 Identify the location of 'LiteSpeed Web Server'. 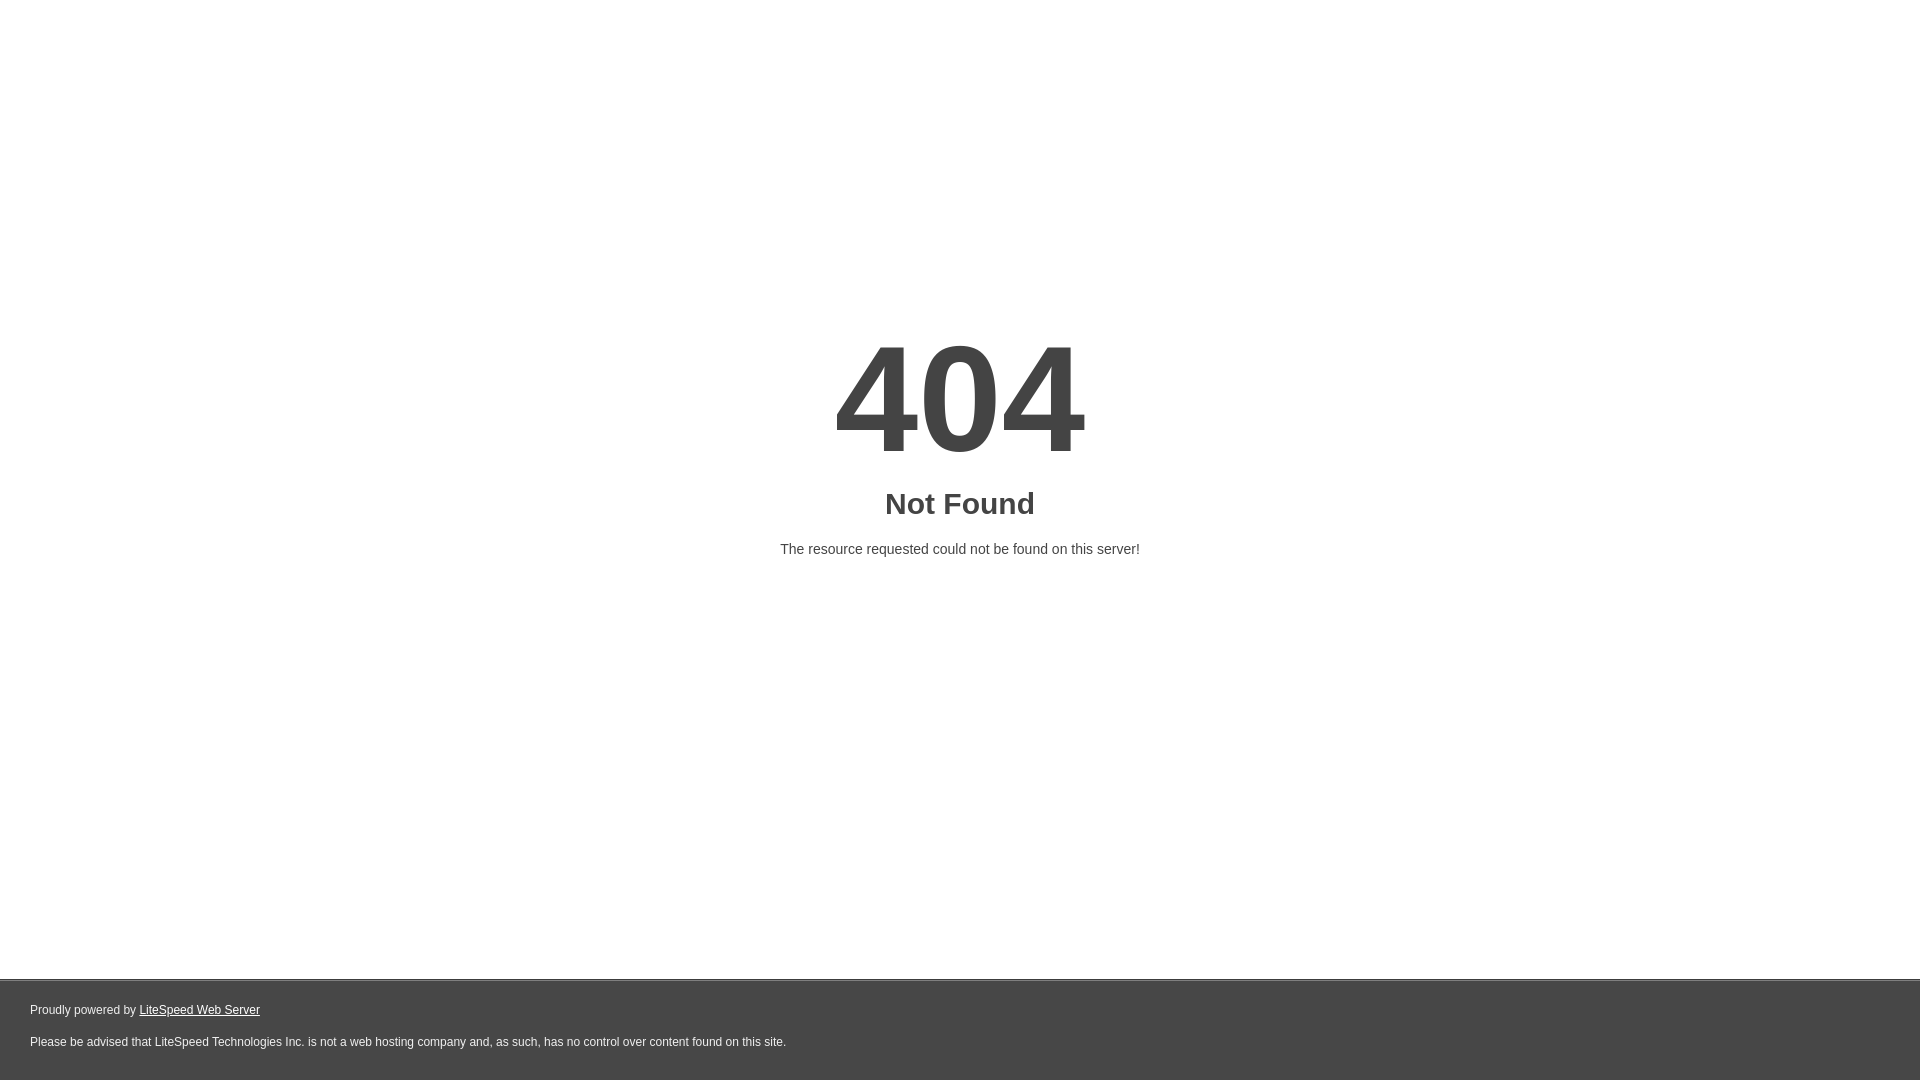
(199, 1010).